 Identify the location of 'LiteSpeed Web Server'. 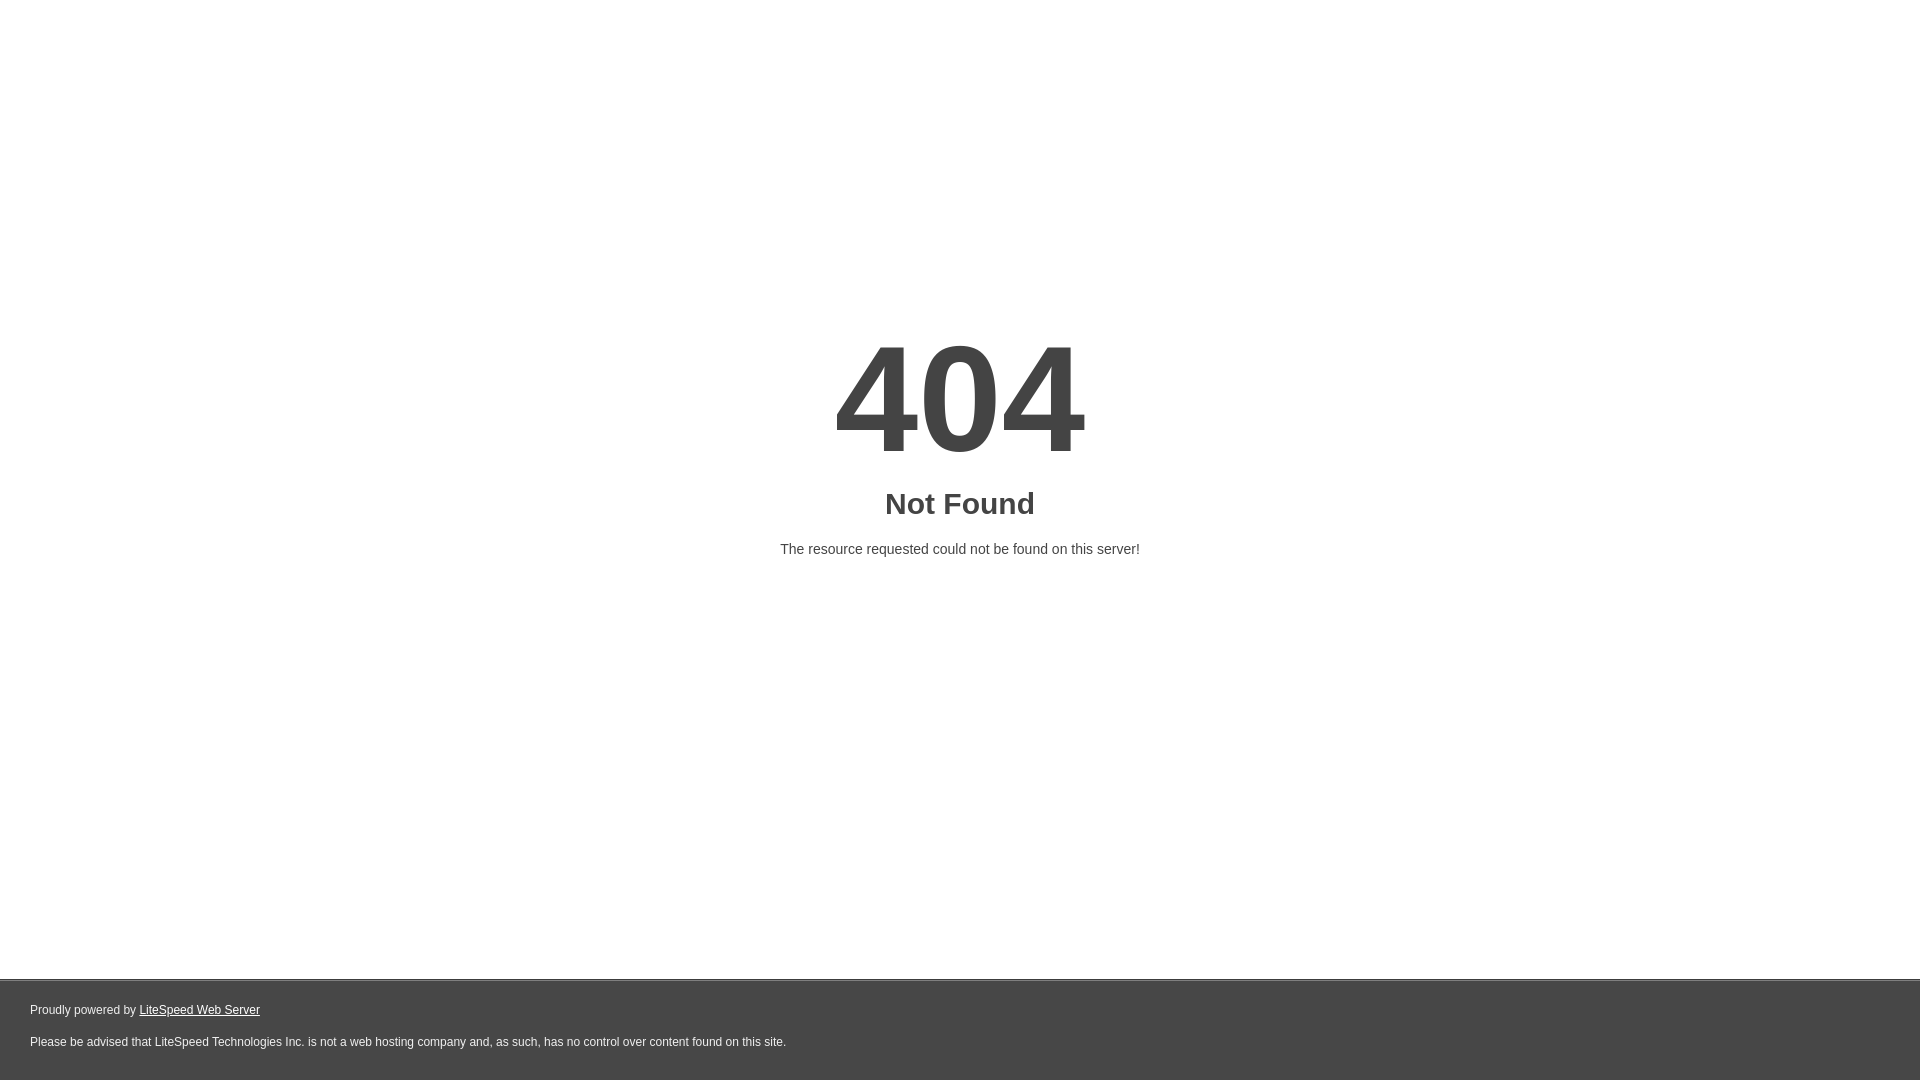
(199, 1010).